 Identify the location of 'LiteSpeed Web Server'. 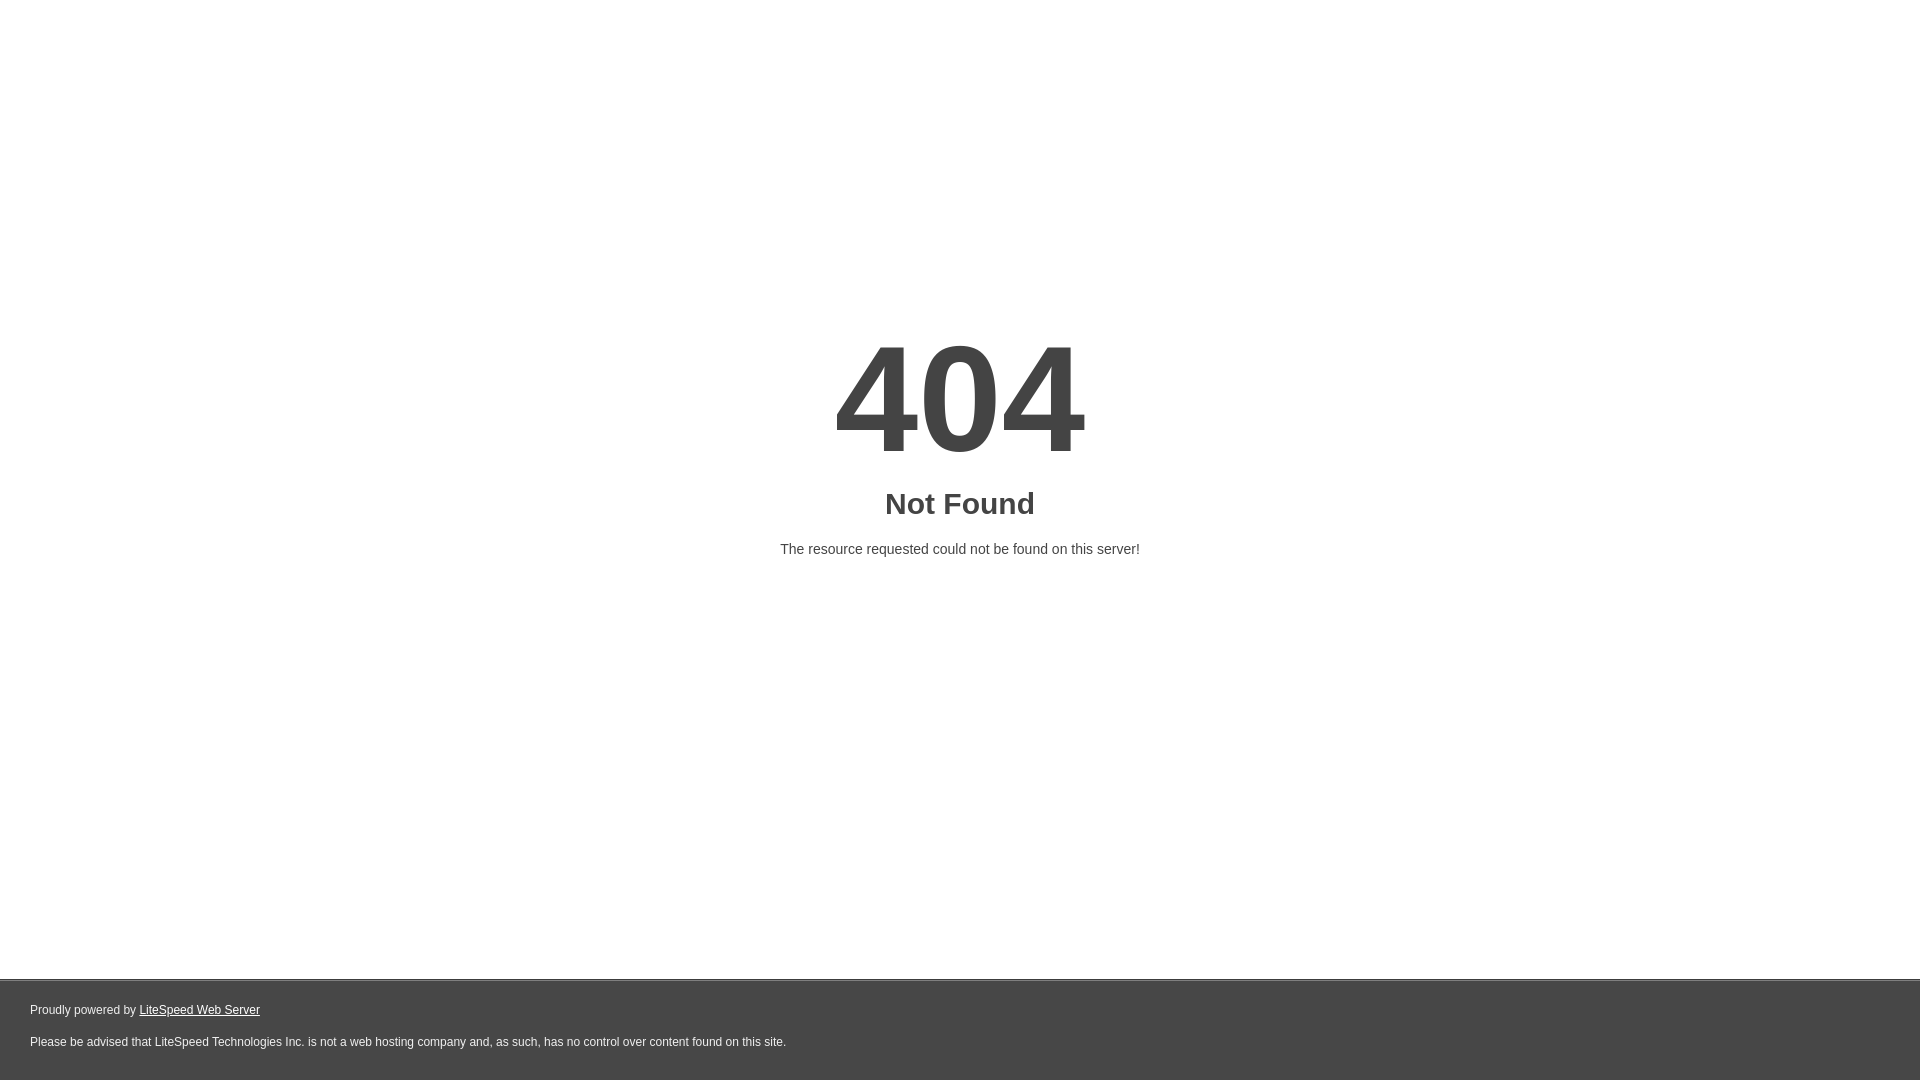
(199, 1010).